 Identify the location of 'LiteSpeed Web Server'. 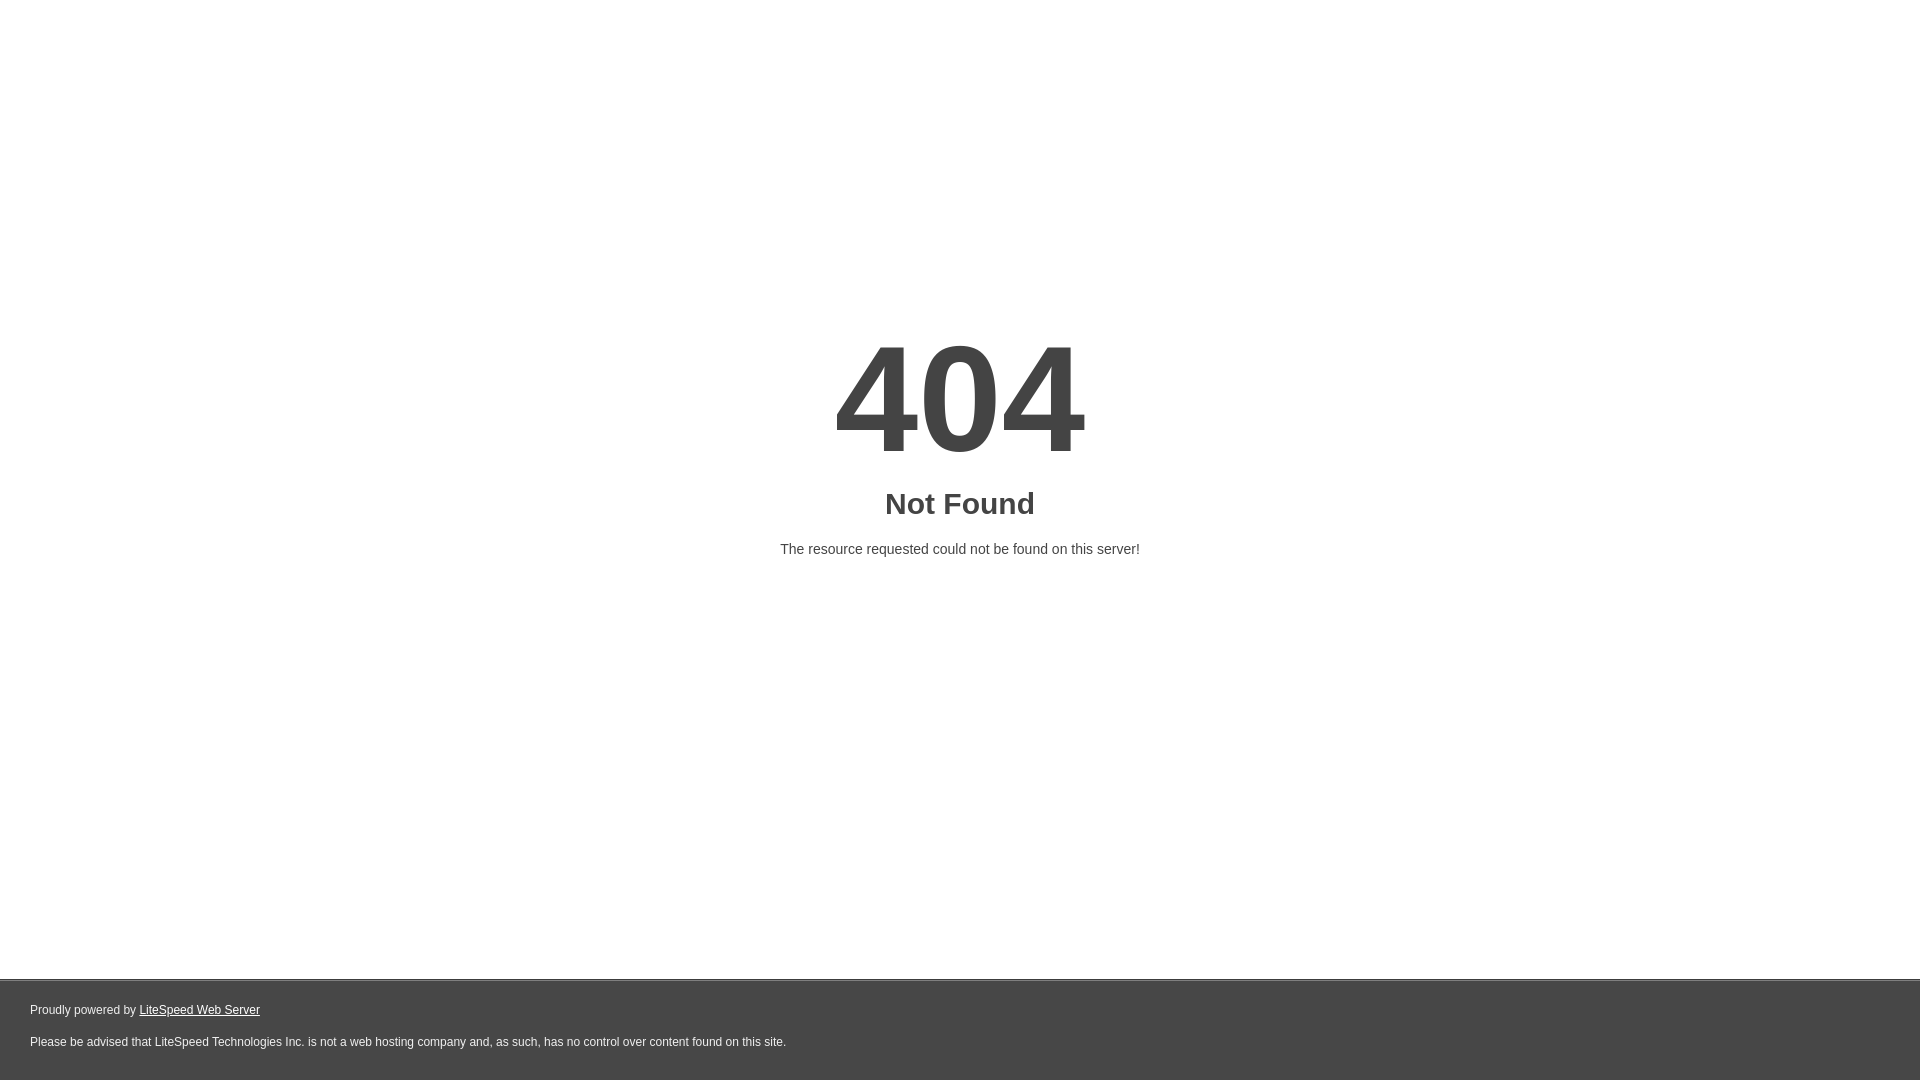
(199, 1010).